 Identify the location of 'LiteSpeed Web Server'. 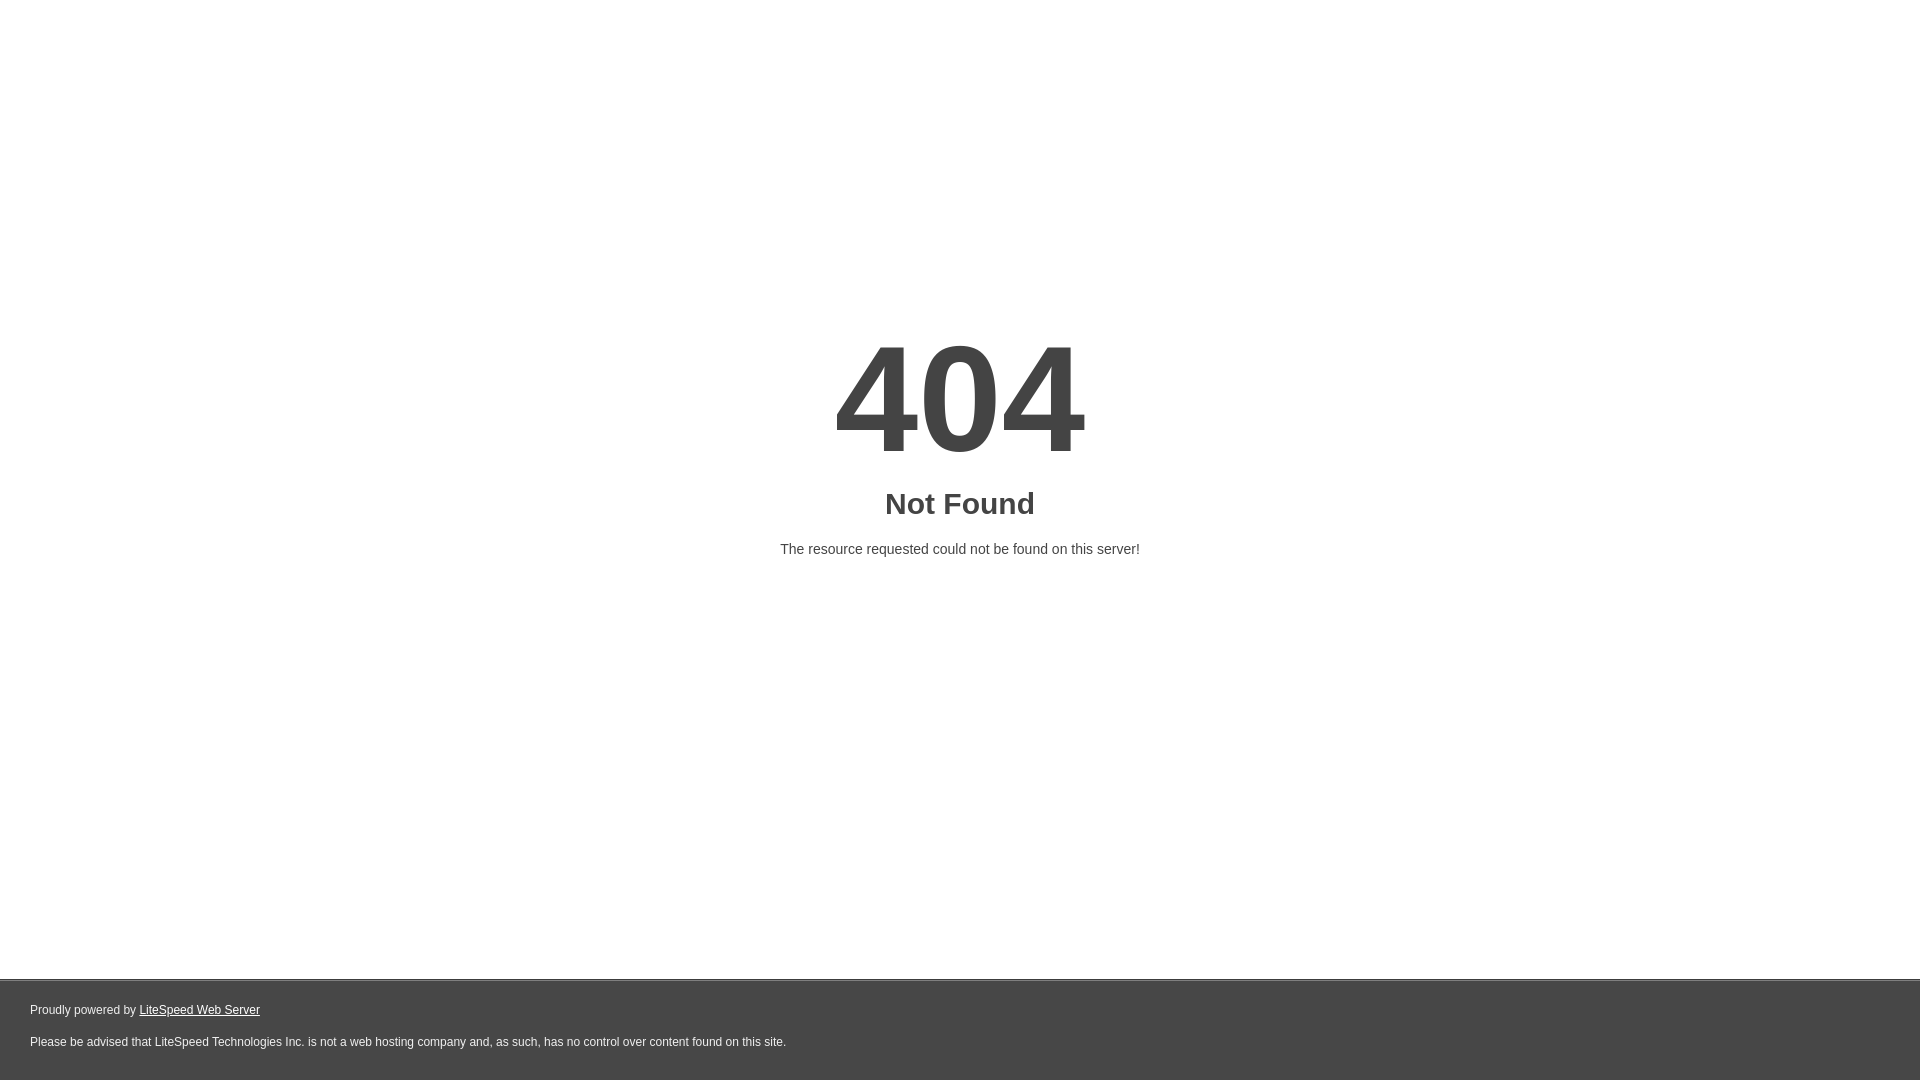
(199, 1010).